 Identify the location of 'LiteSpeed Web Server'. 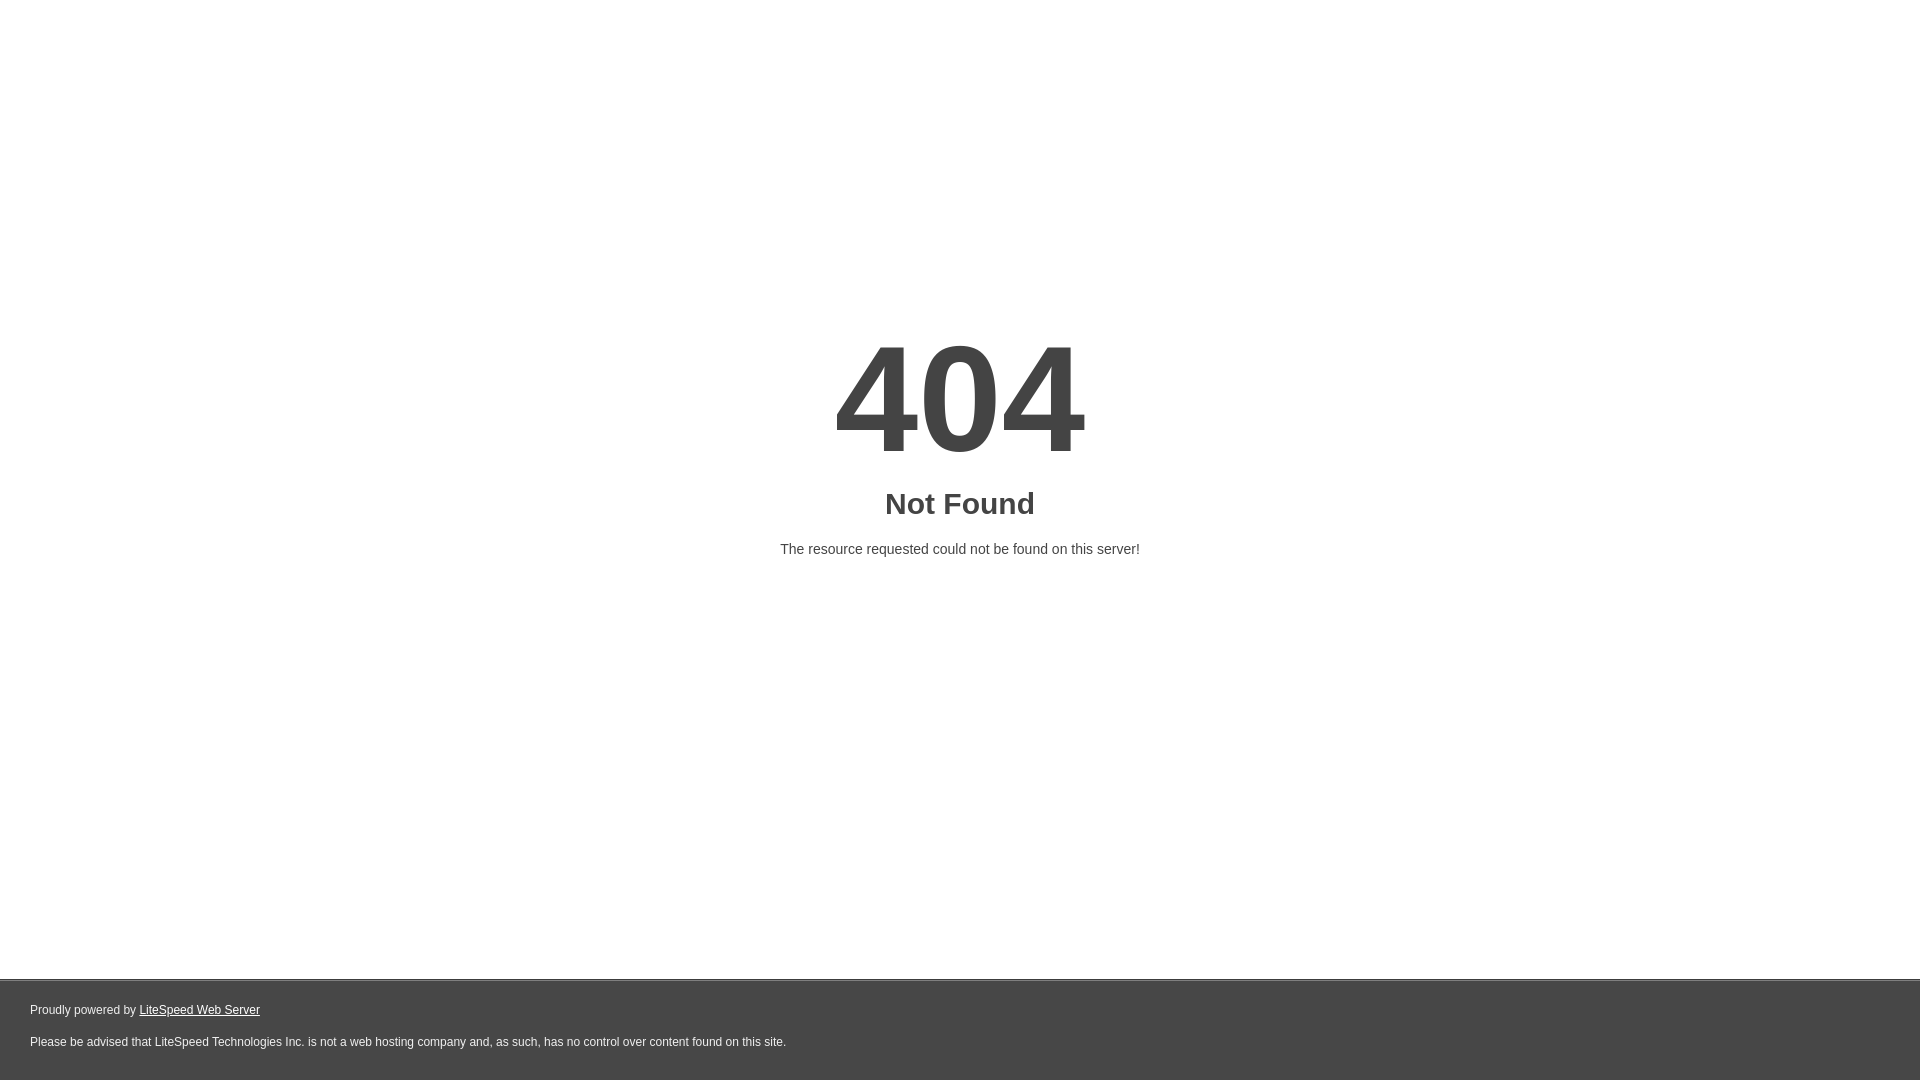
(199, 1010).